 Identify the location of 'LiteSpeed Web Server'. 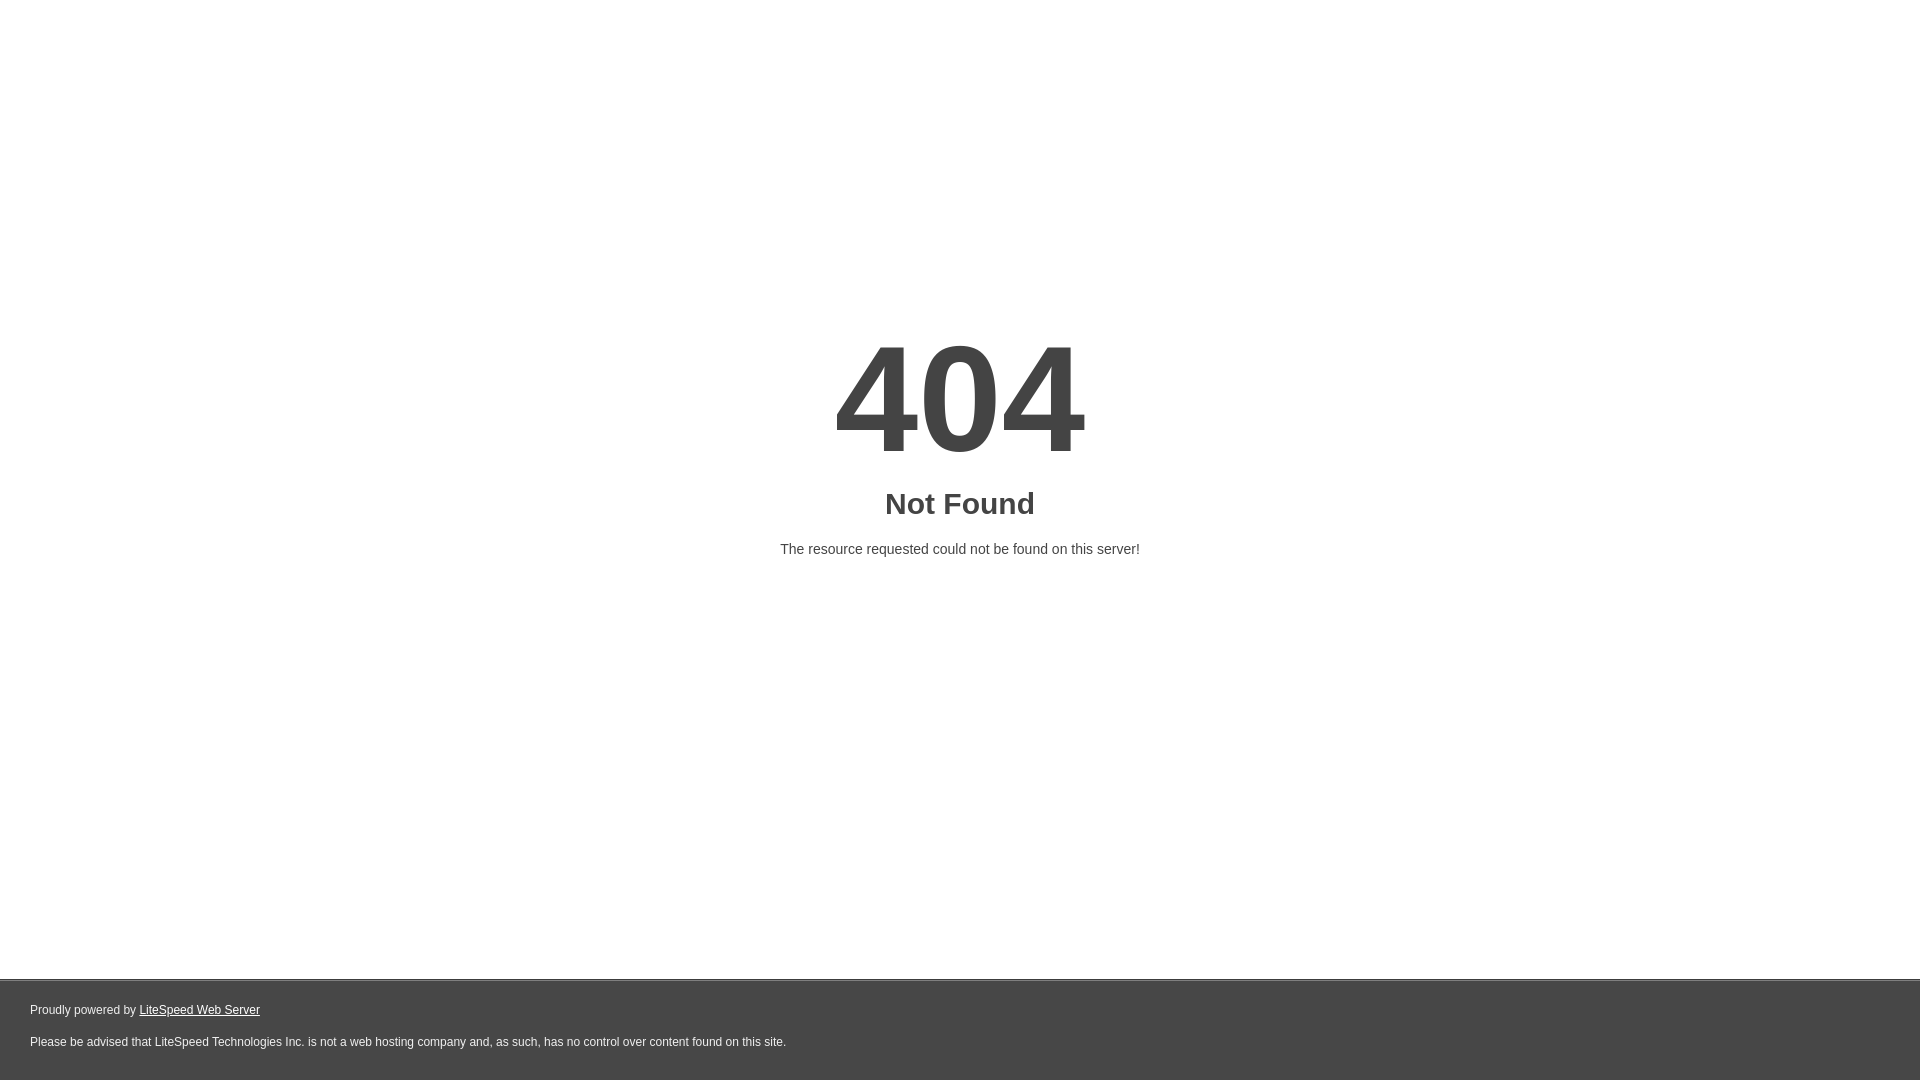
(199, 1010).